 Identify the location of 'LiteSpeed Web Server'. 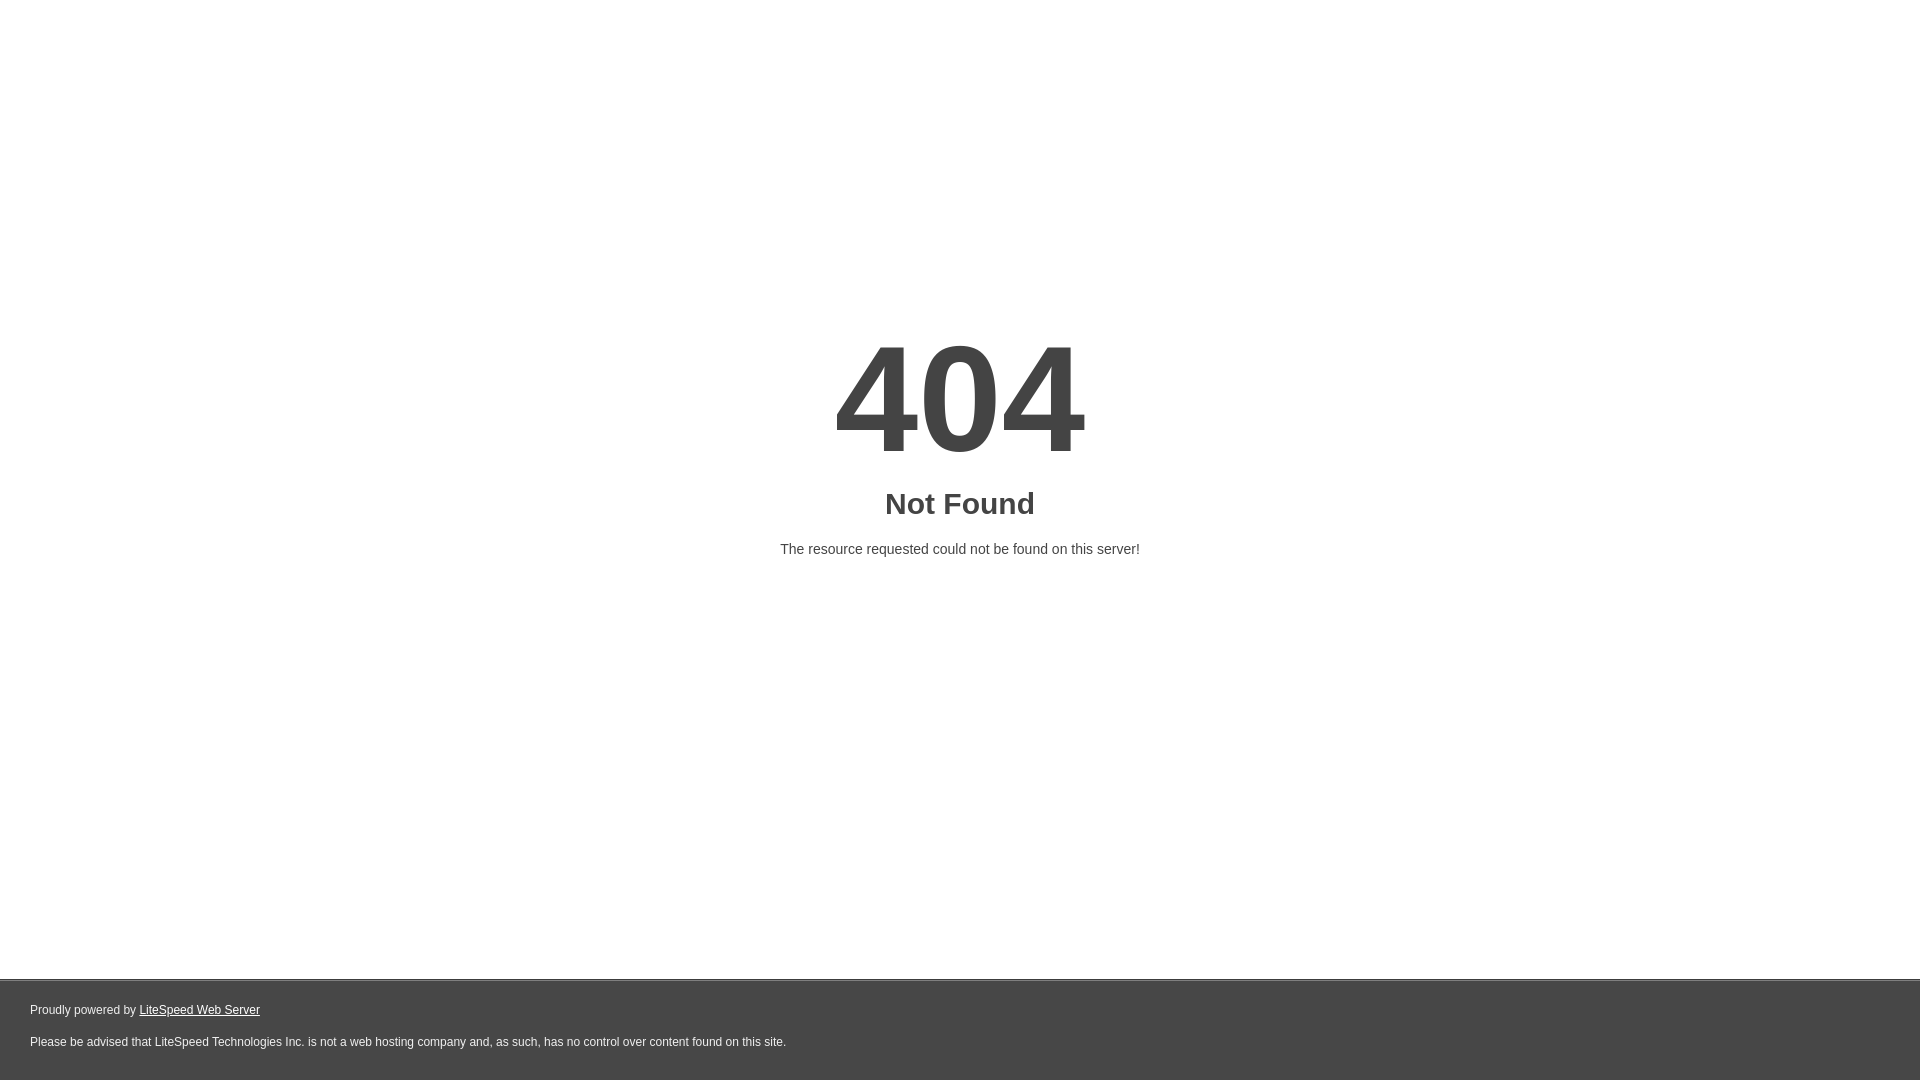
(199, 1010).